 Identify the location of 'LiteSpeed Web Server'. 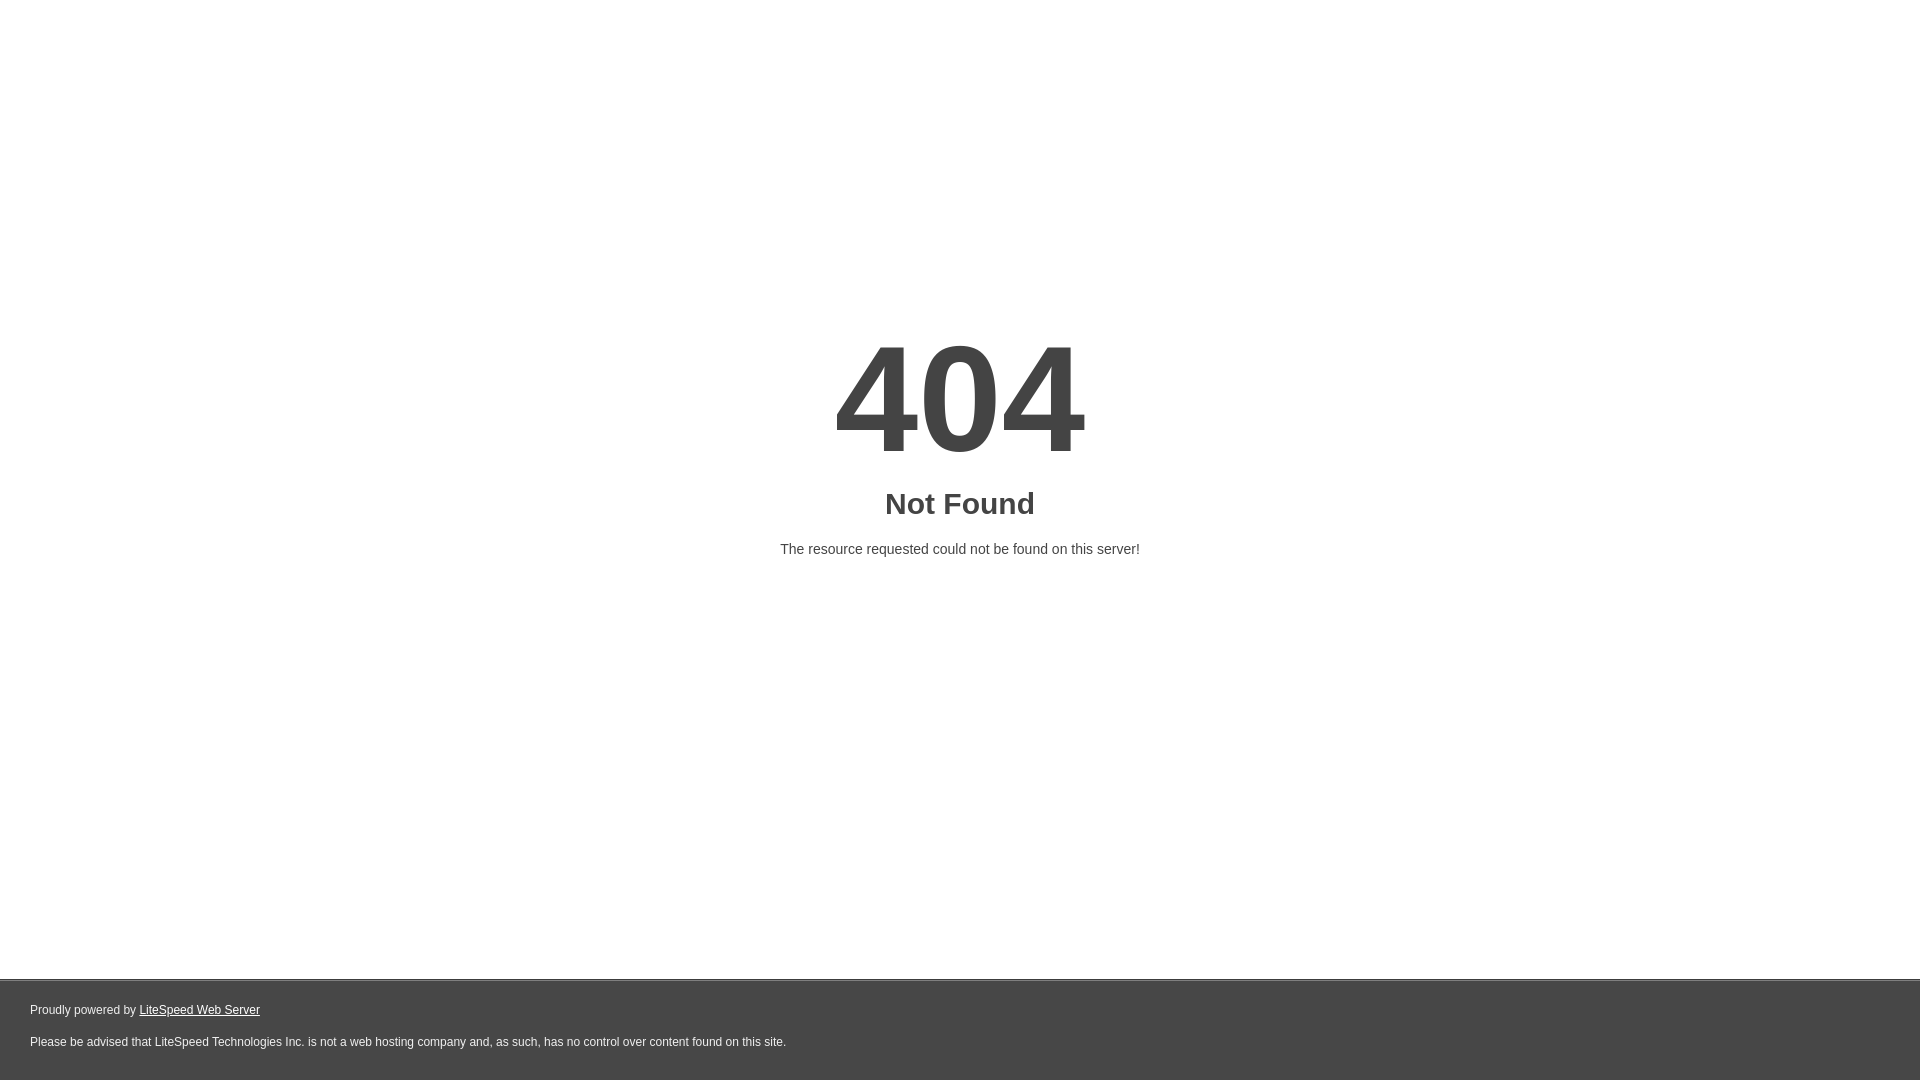
(199, 1010).